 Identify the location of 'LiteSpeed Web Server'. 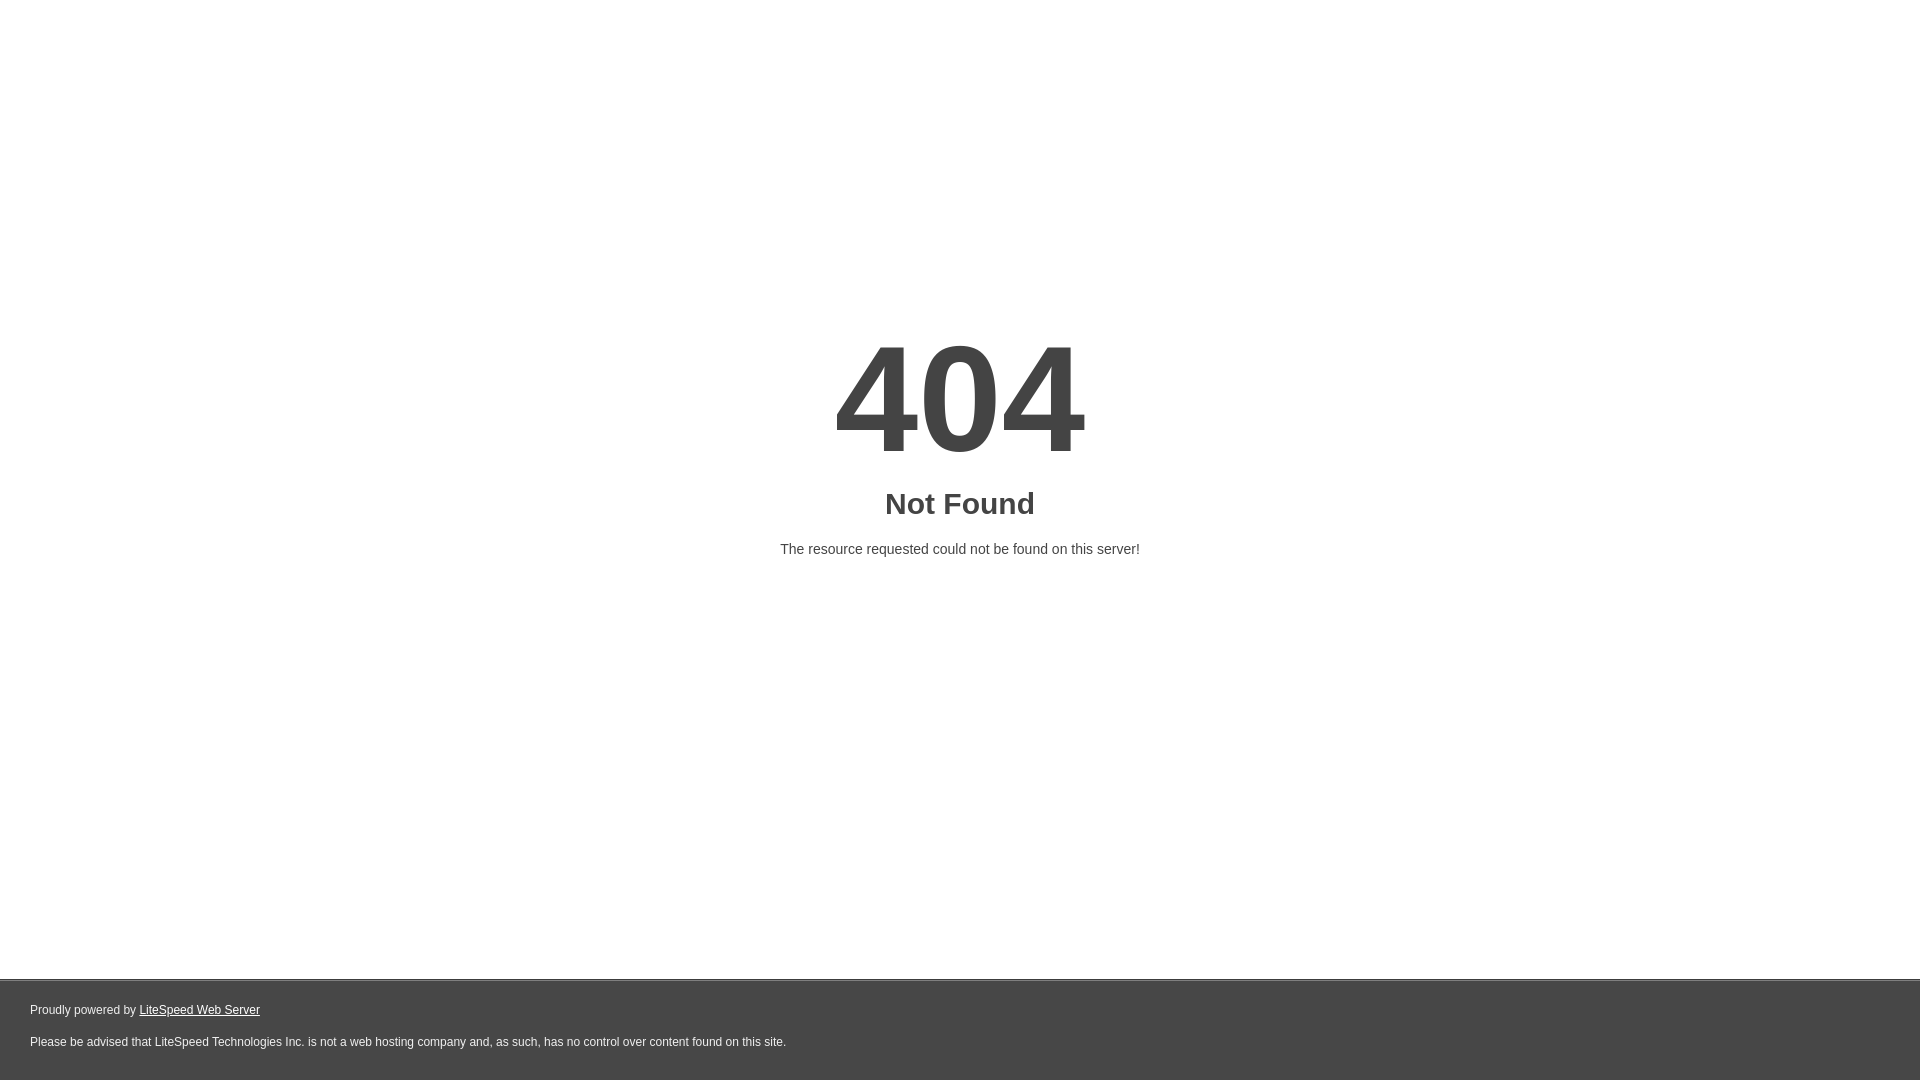
(199, 1010).